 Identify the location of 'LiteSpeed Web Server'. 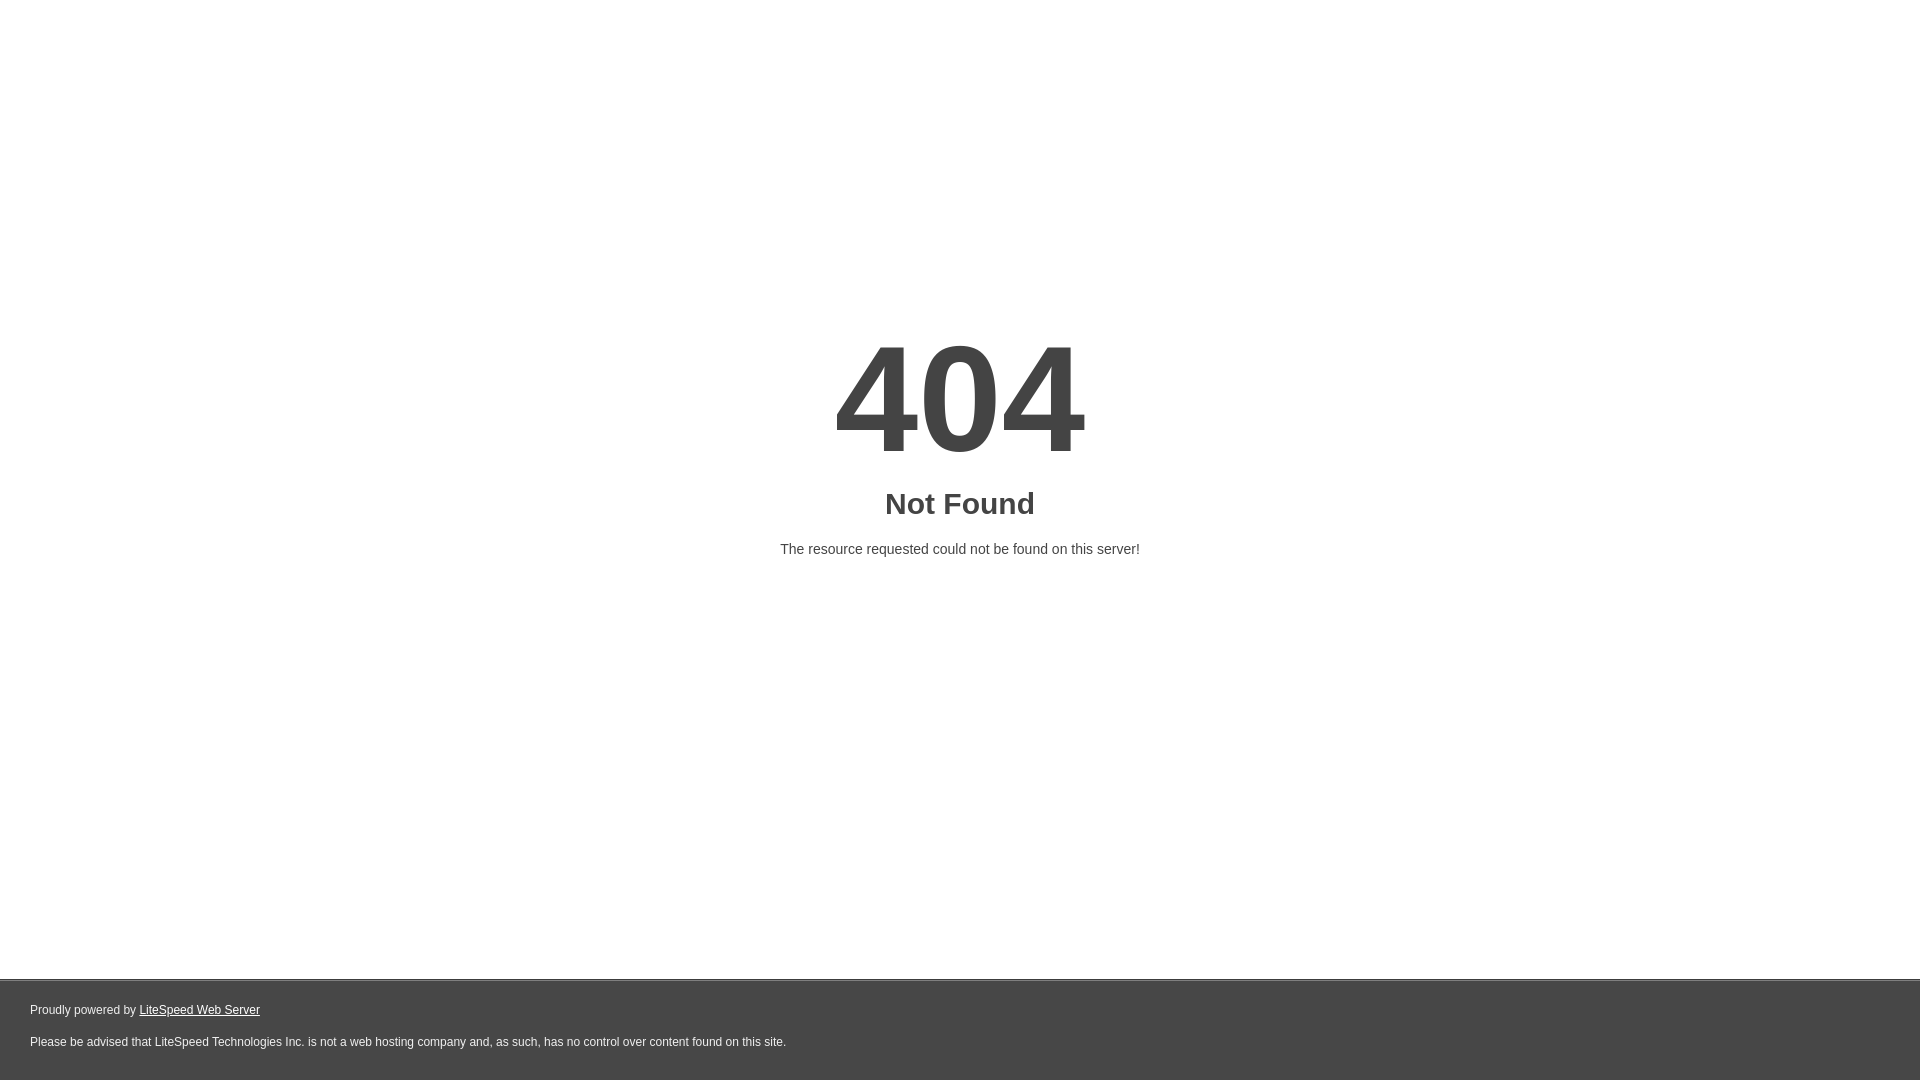
(199, 1010).